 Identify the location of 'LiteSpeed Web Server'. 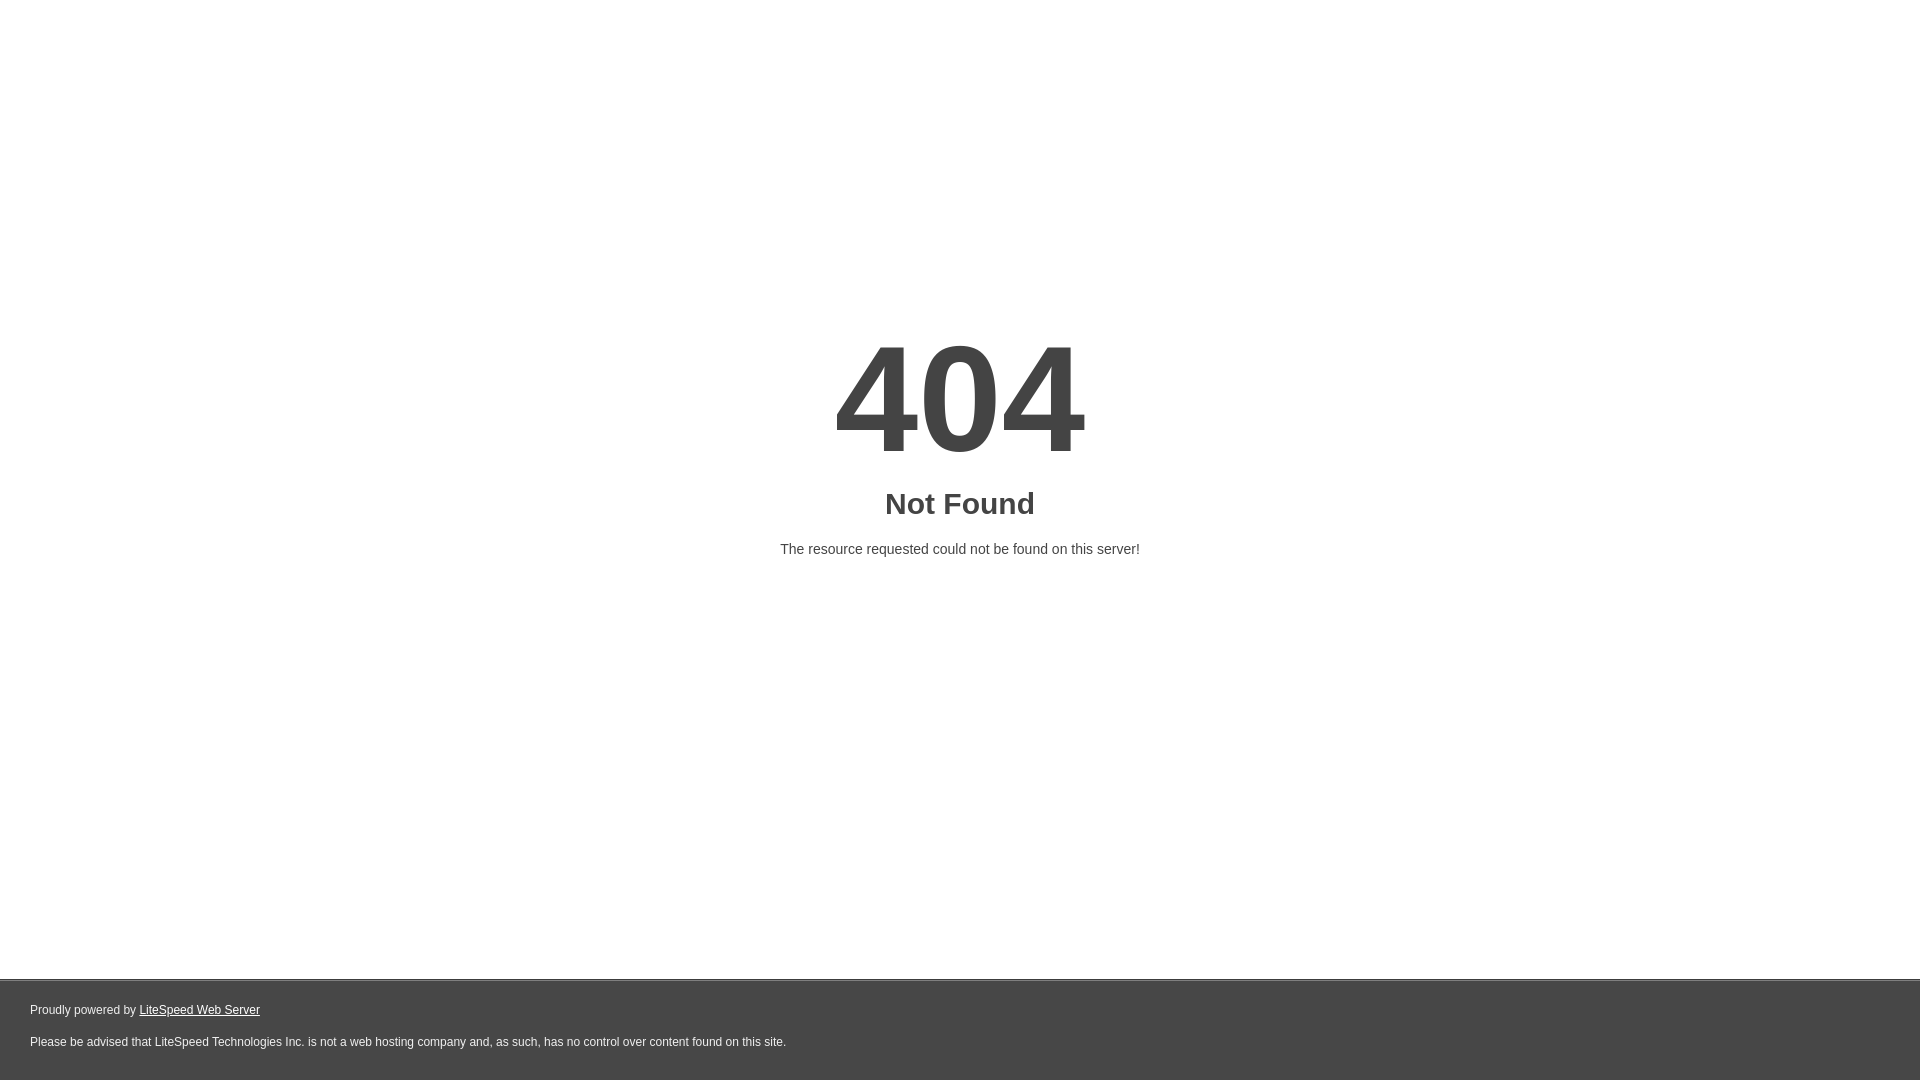
(199, 1010).